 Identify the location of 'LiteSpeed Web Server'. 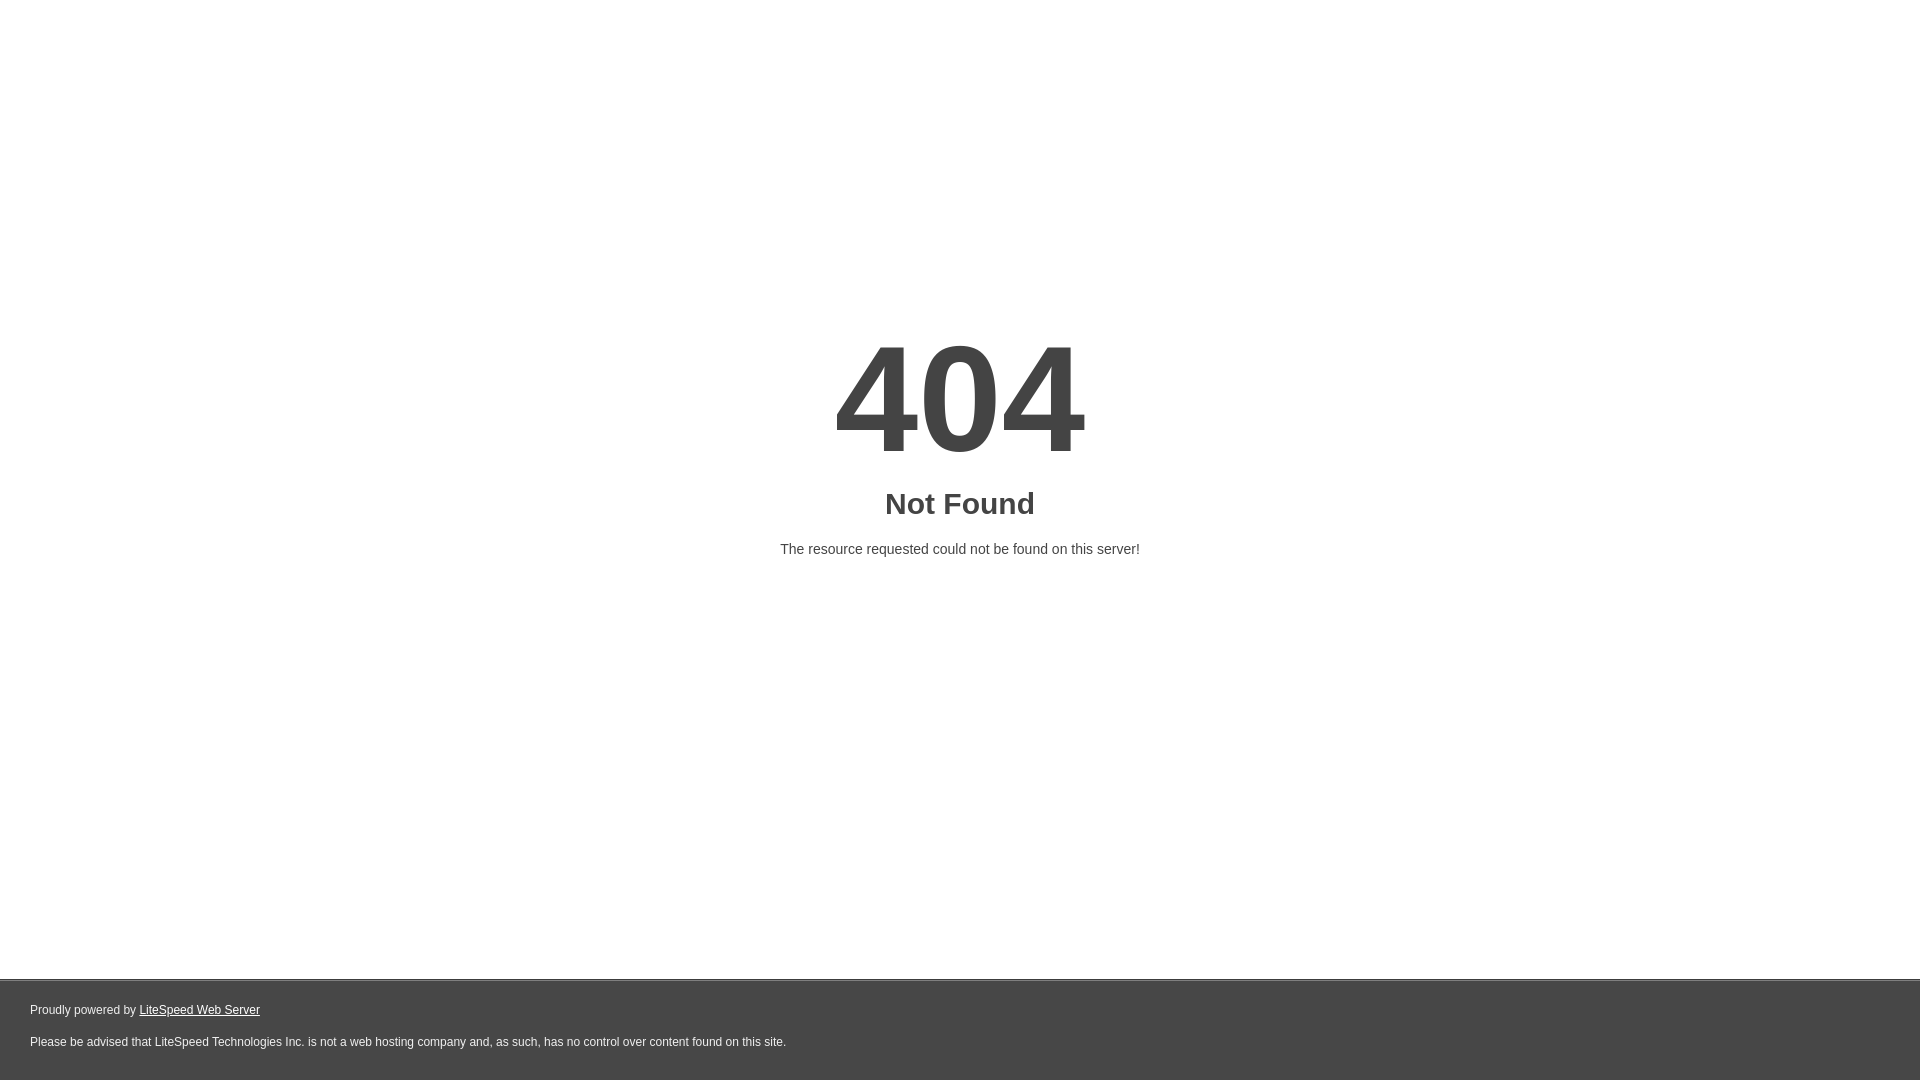
(199, 1010).